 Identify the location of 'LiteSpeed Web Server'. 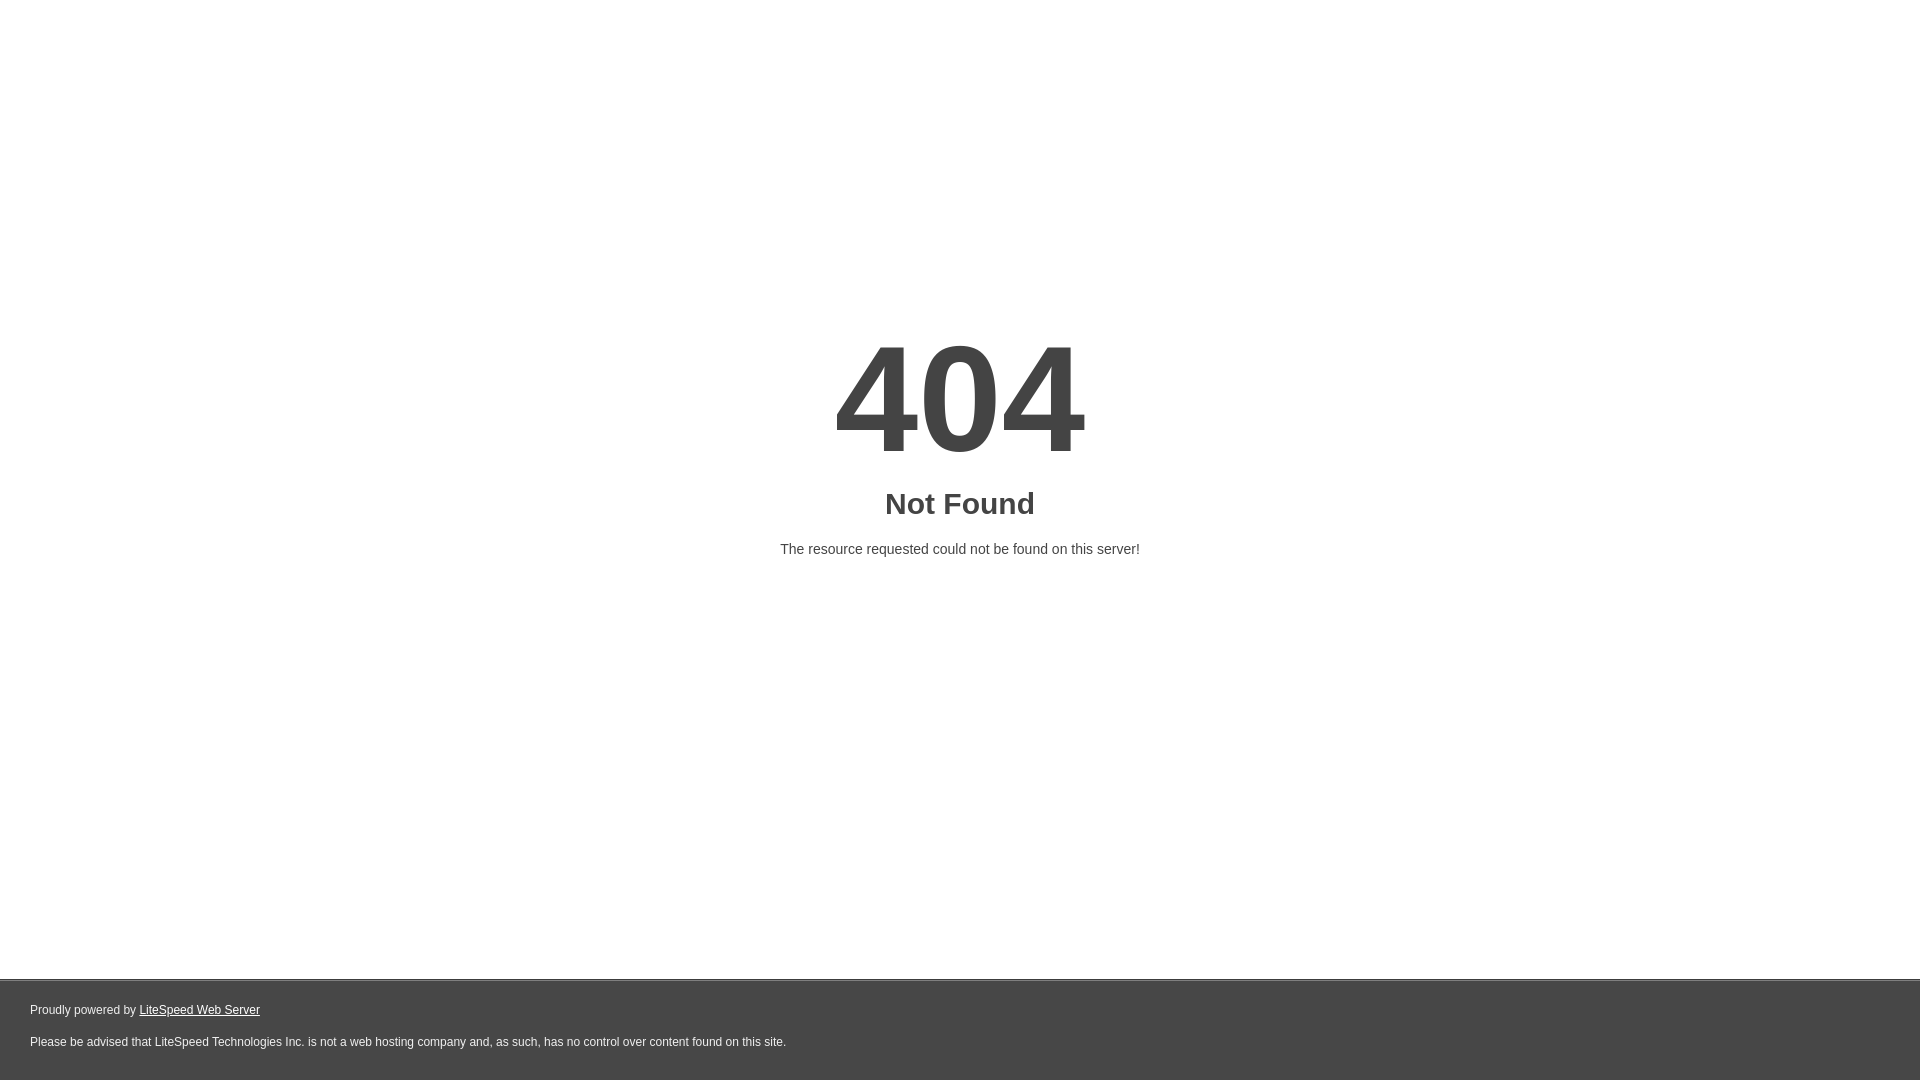
(199, 1010).